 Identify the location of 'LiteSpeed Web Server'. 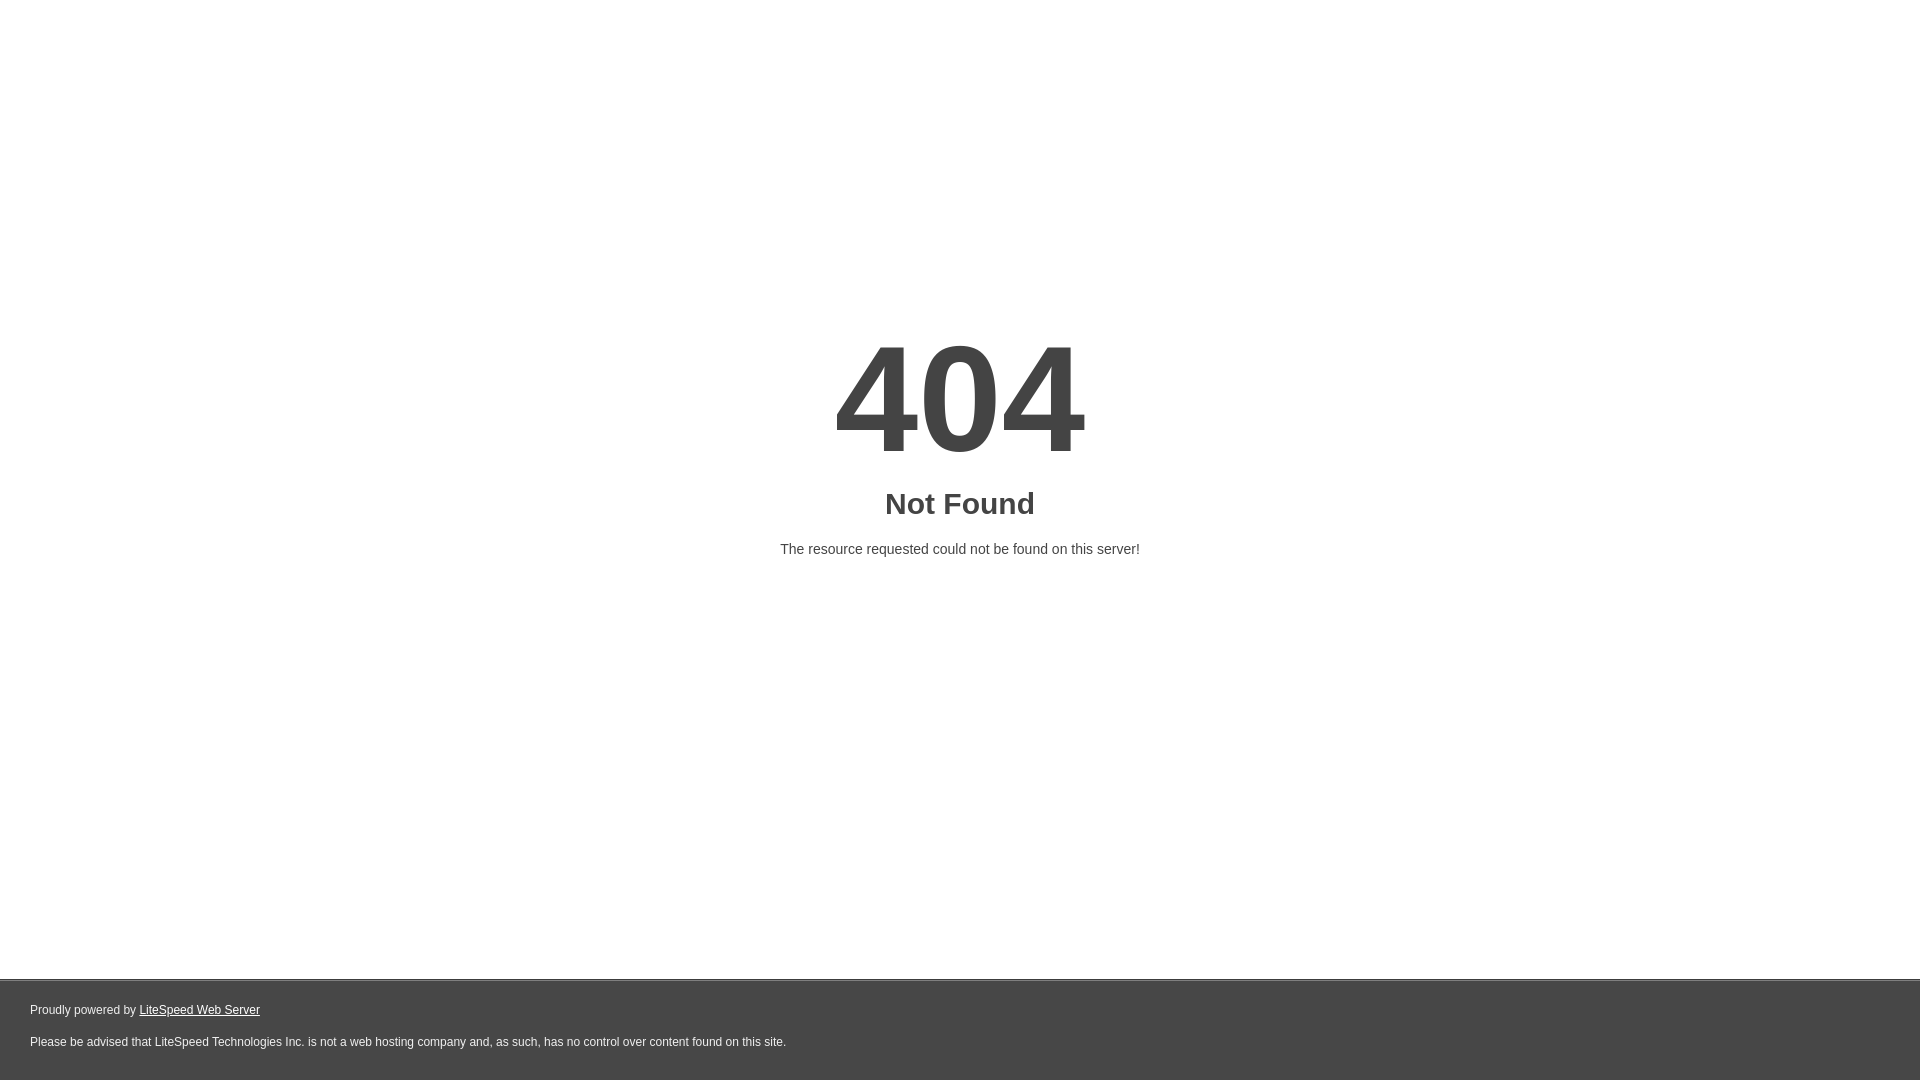
(199, 1010).